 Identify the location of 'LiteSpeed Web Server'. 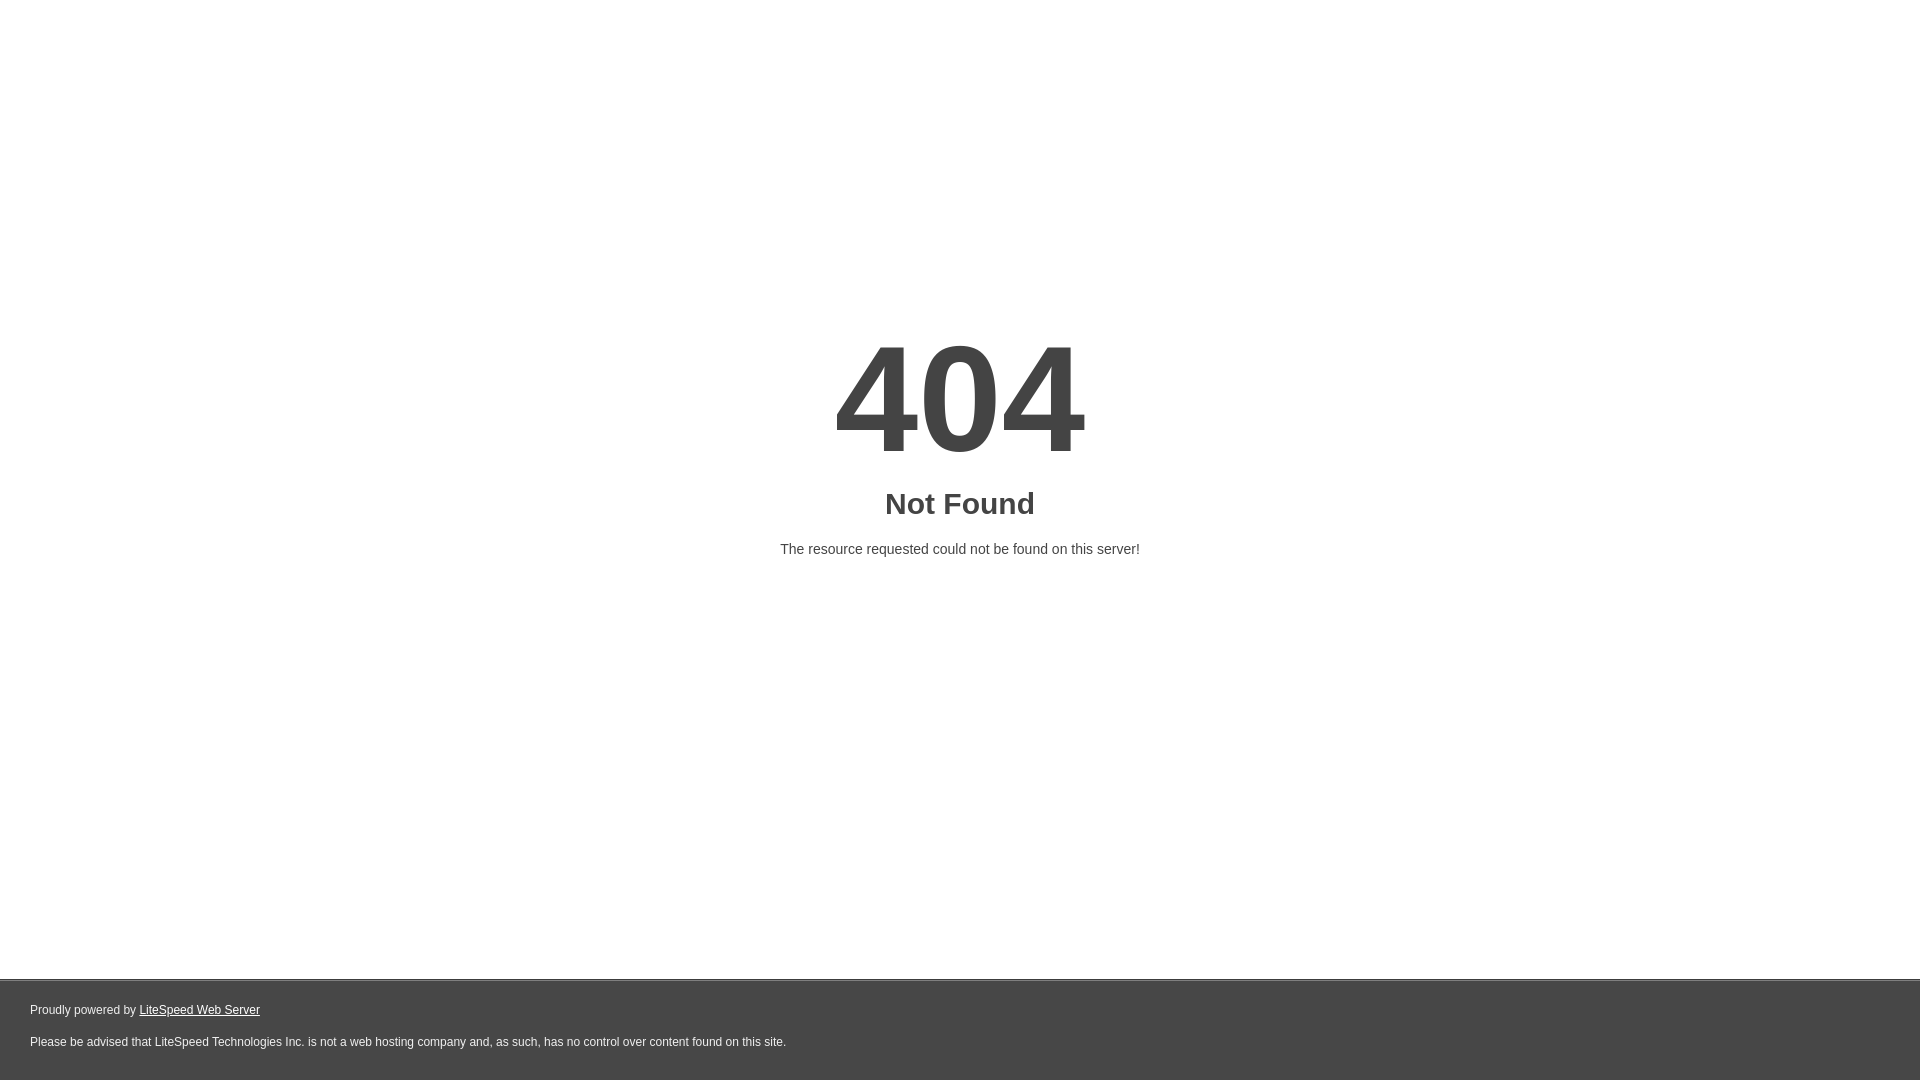
(199, 1010).